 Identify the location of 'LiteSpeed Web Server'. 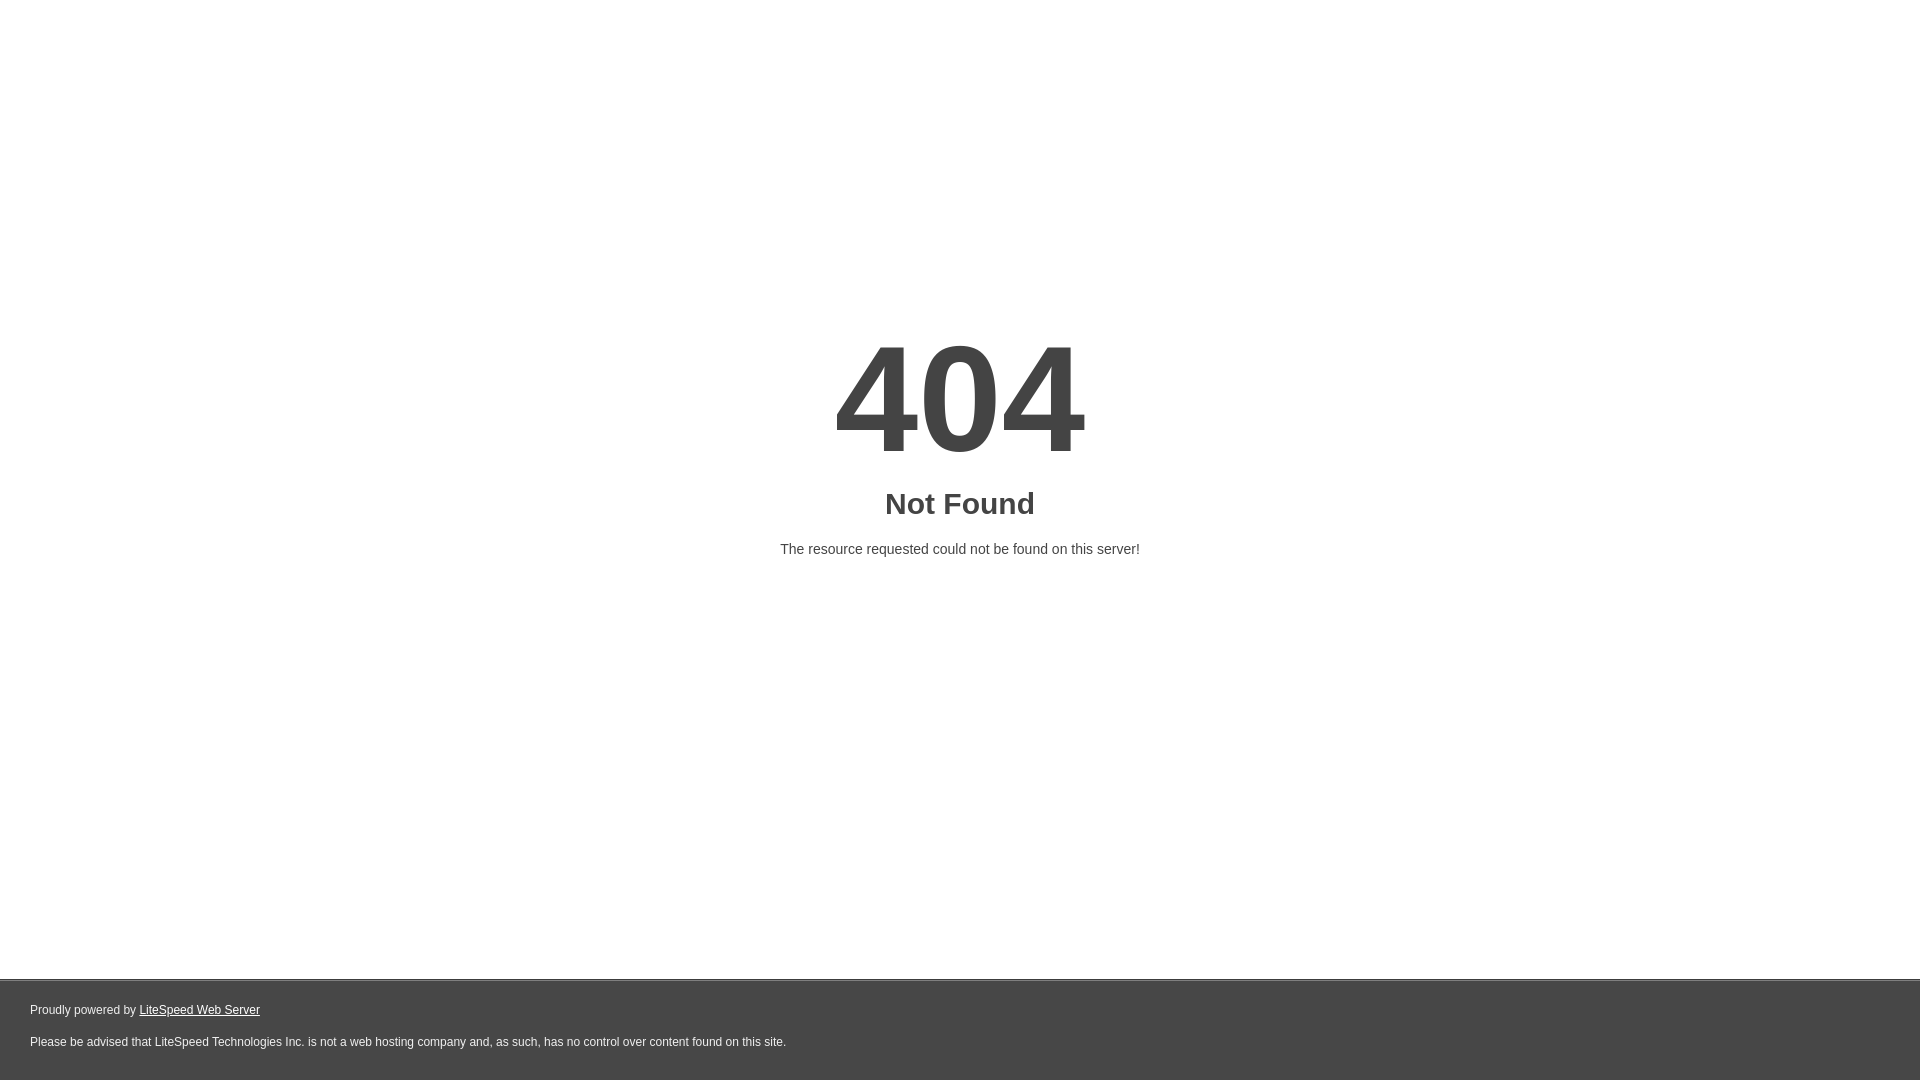
(199, 1010).